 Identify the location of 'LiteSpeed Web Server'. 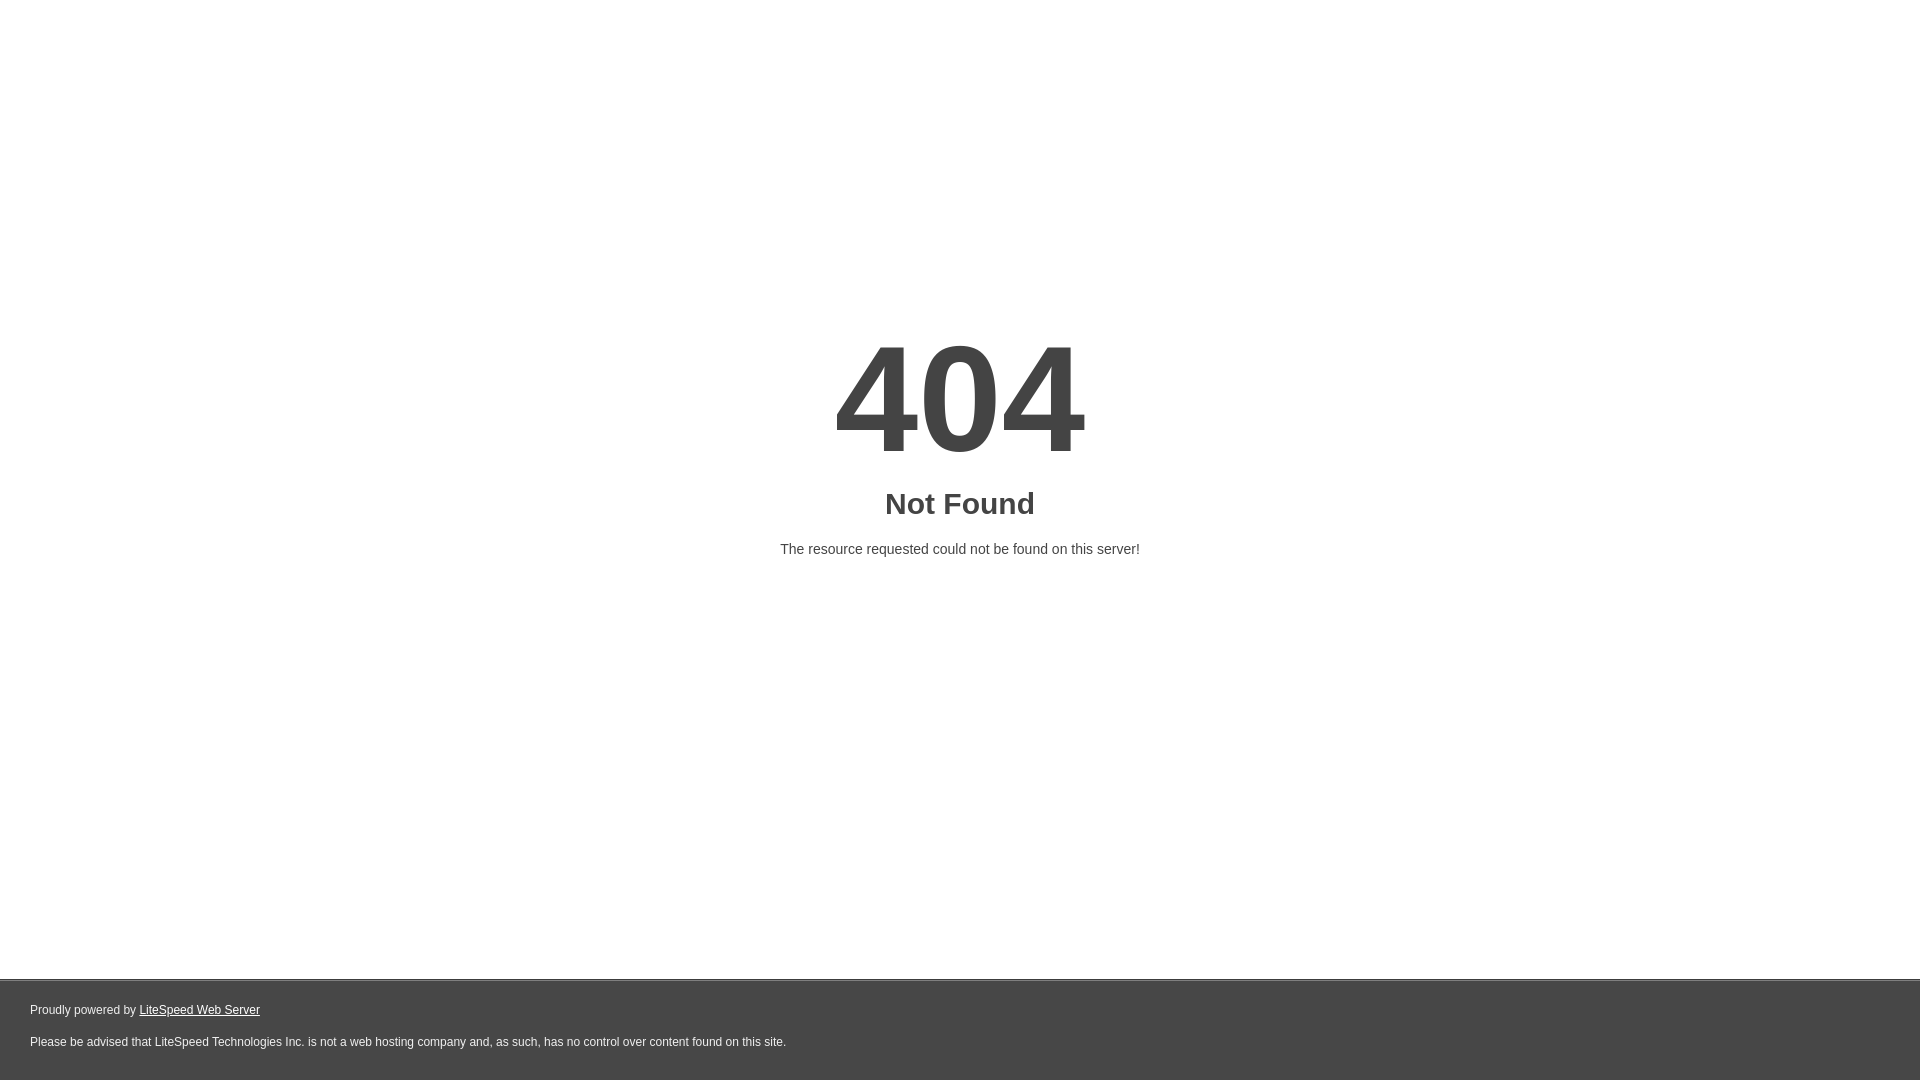
(199, 1010).